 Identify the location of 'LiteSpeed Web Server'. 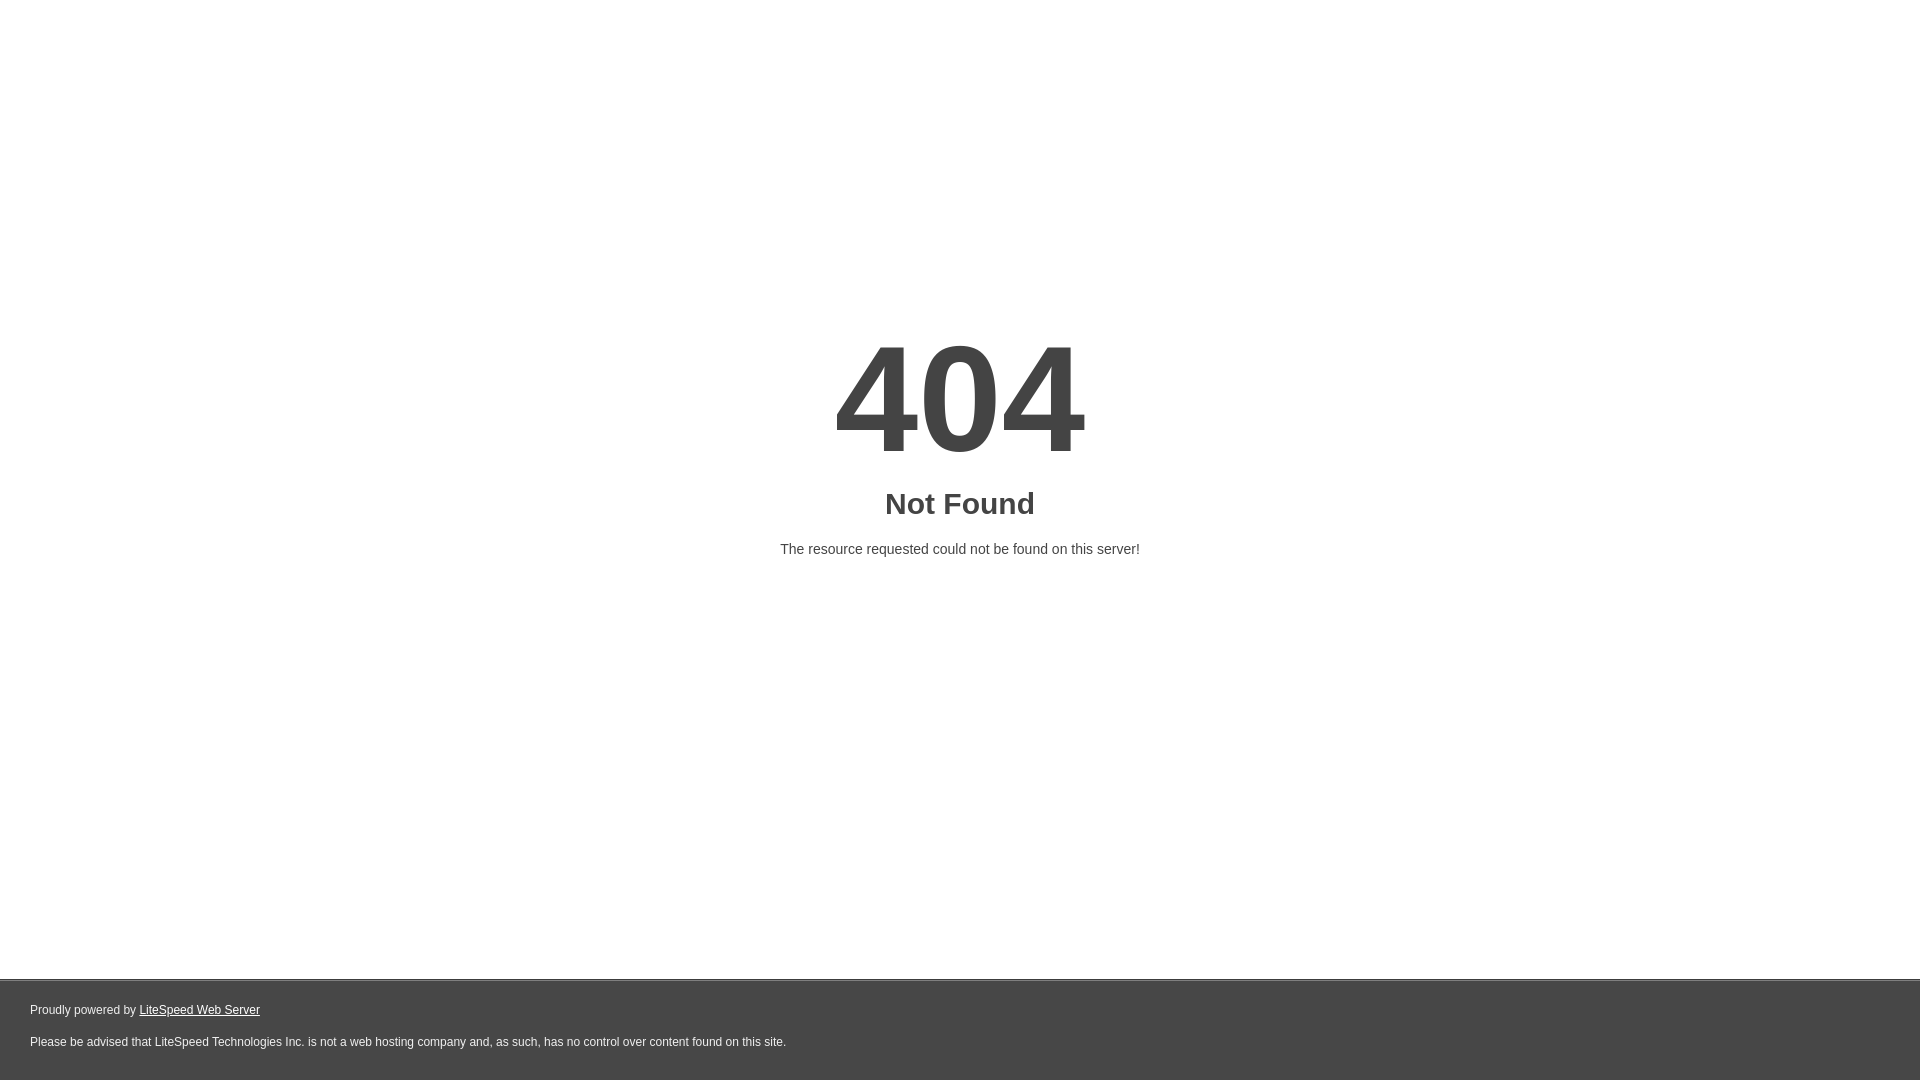
(199, 1010).